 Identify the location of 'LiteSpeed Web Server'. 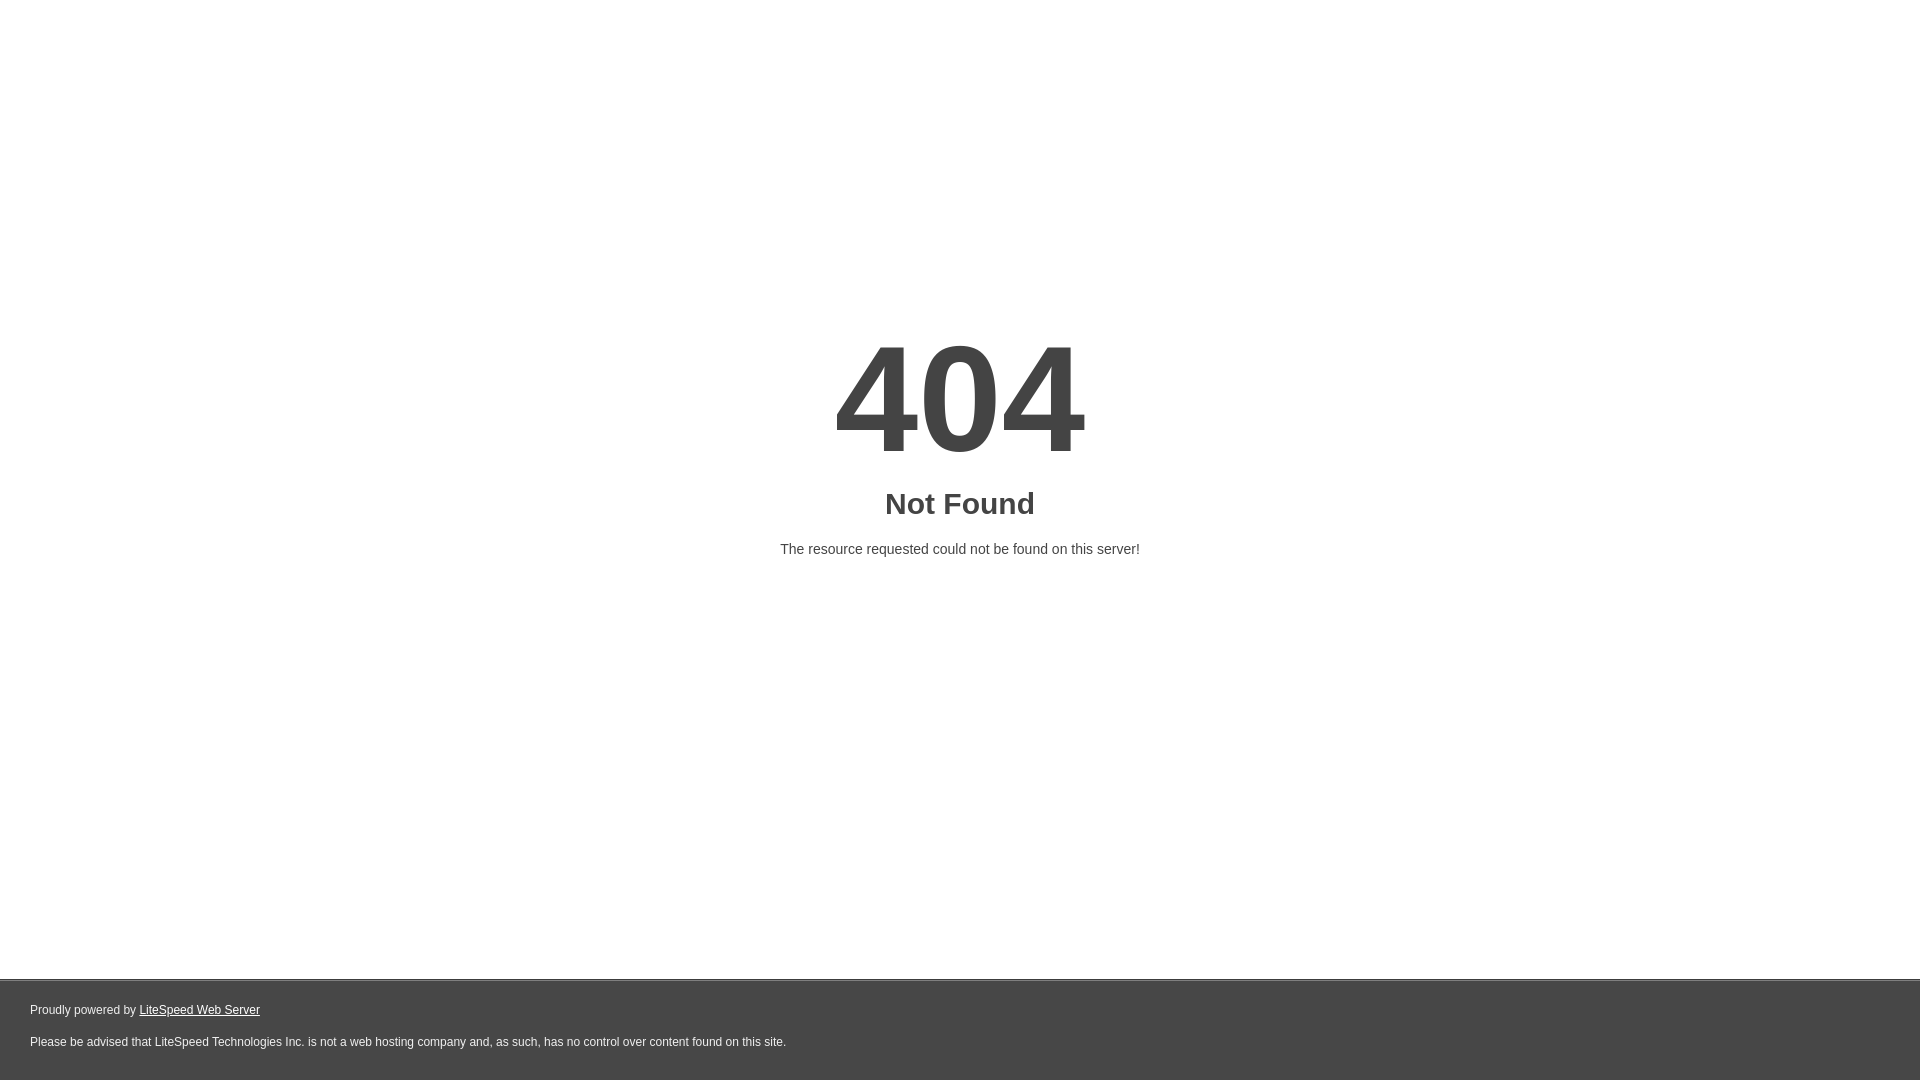
(199, 1010).